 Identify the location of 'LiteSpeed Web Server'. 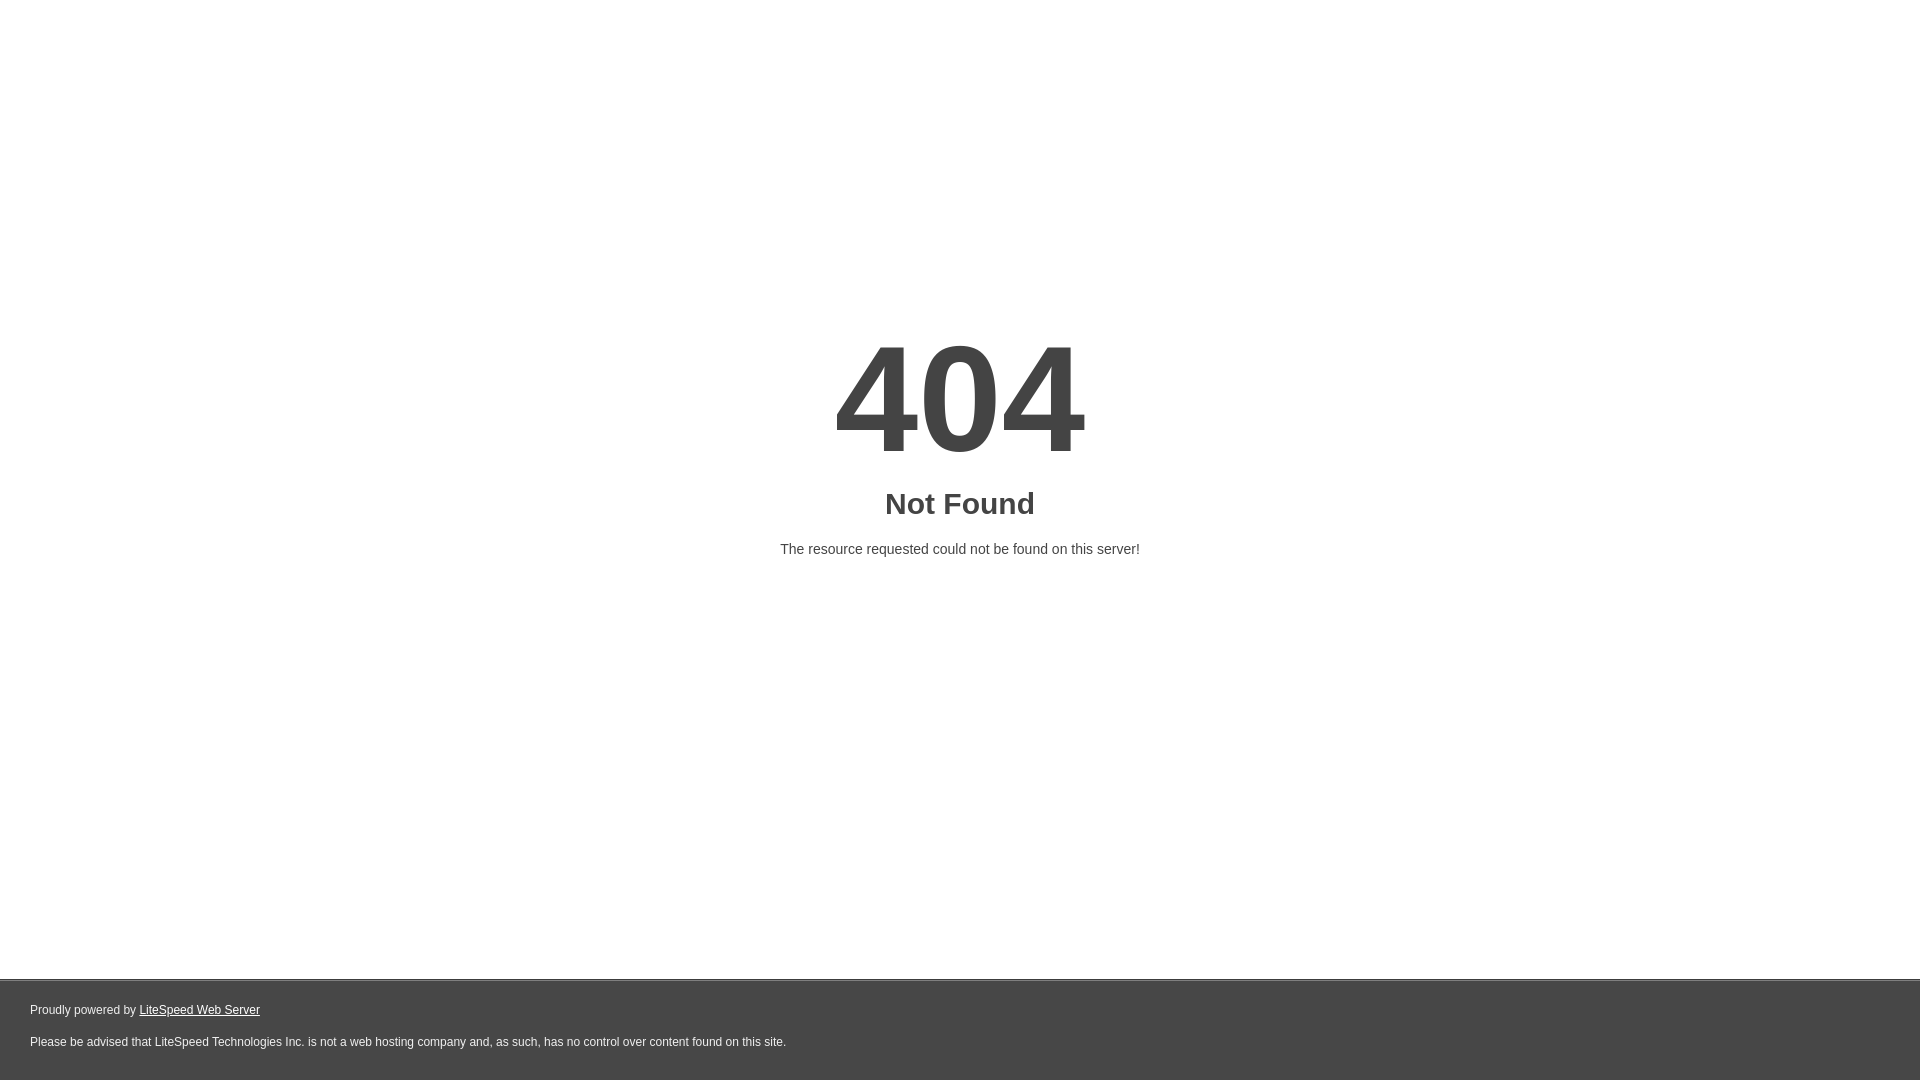
(199, 1010).